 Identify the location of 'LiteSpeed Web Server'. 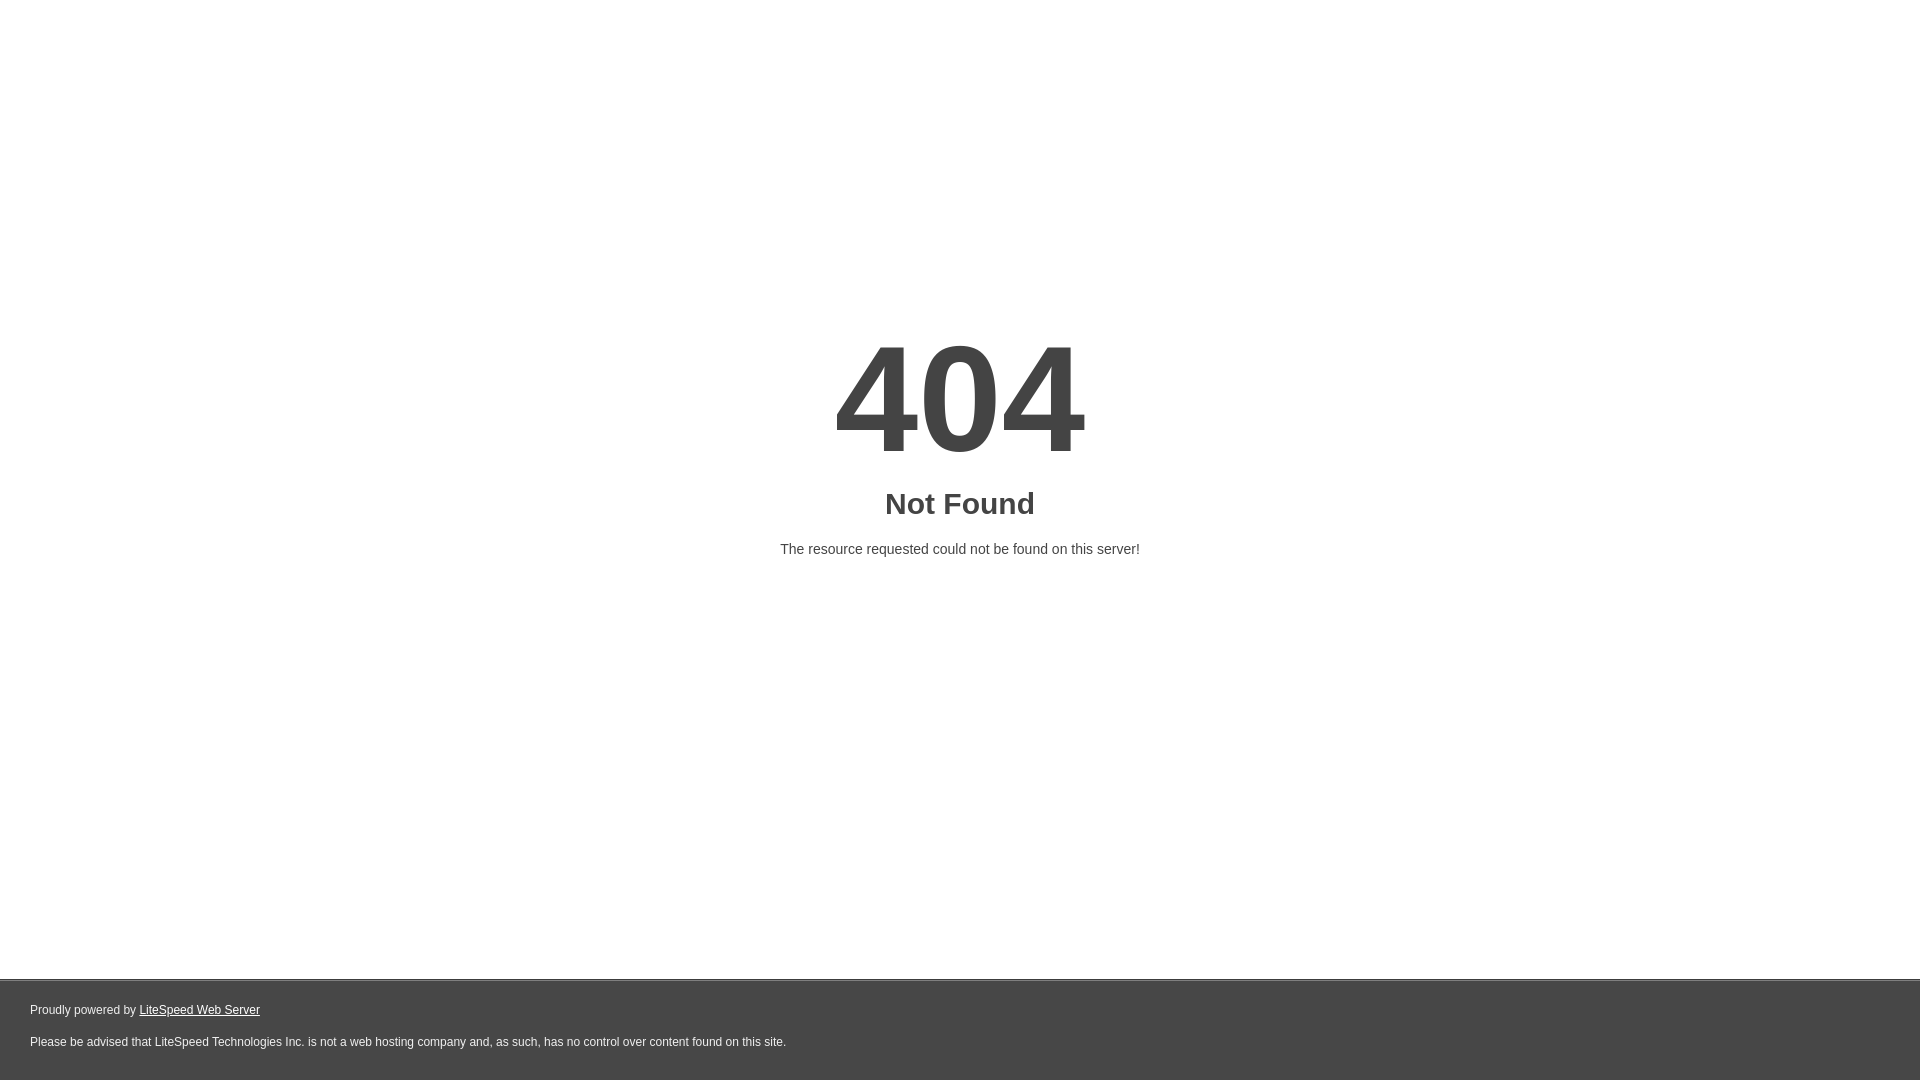
(199, 1010).